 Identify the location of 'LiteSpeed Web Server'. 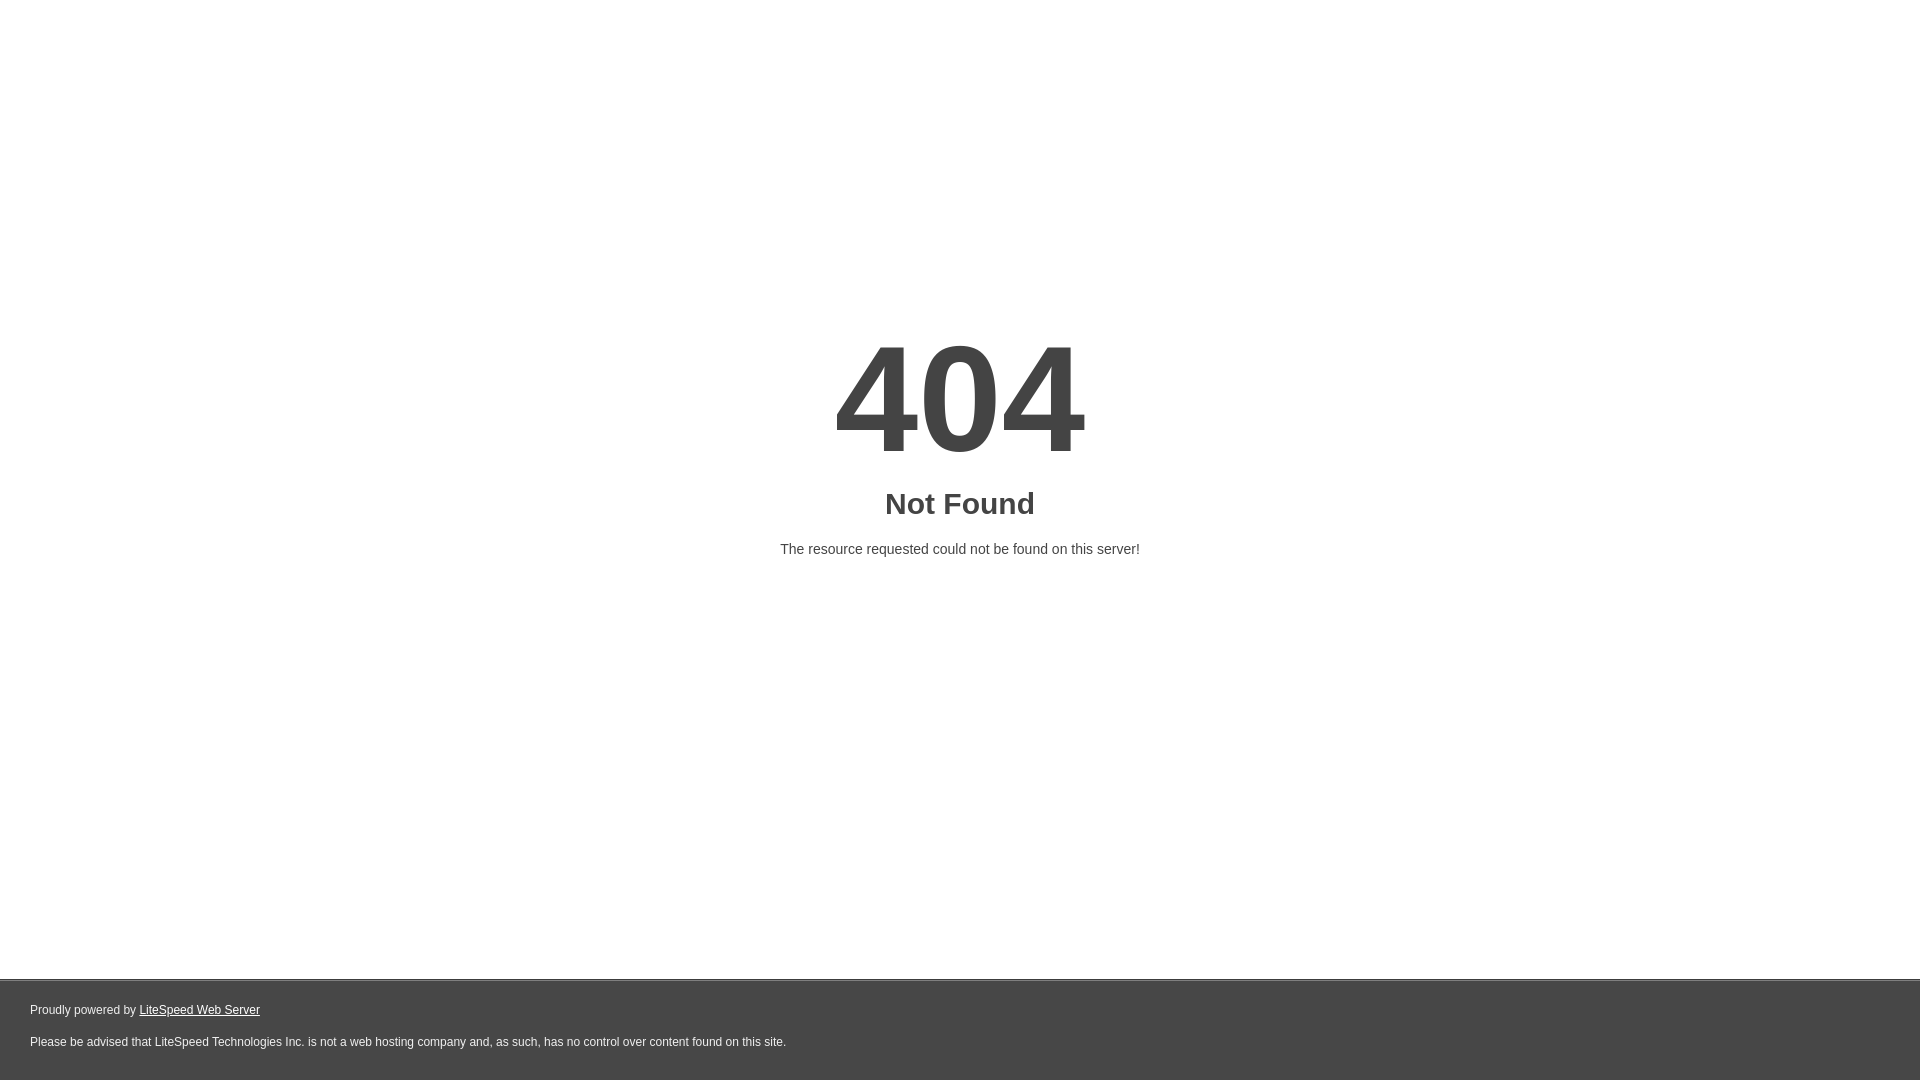
(199, 1010).